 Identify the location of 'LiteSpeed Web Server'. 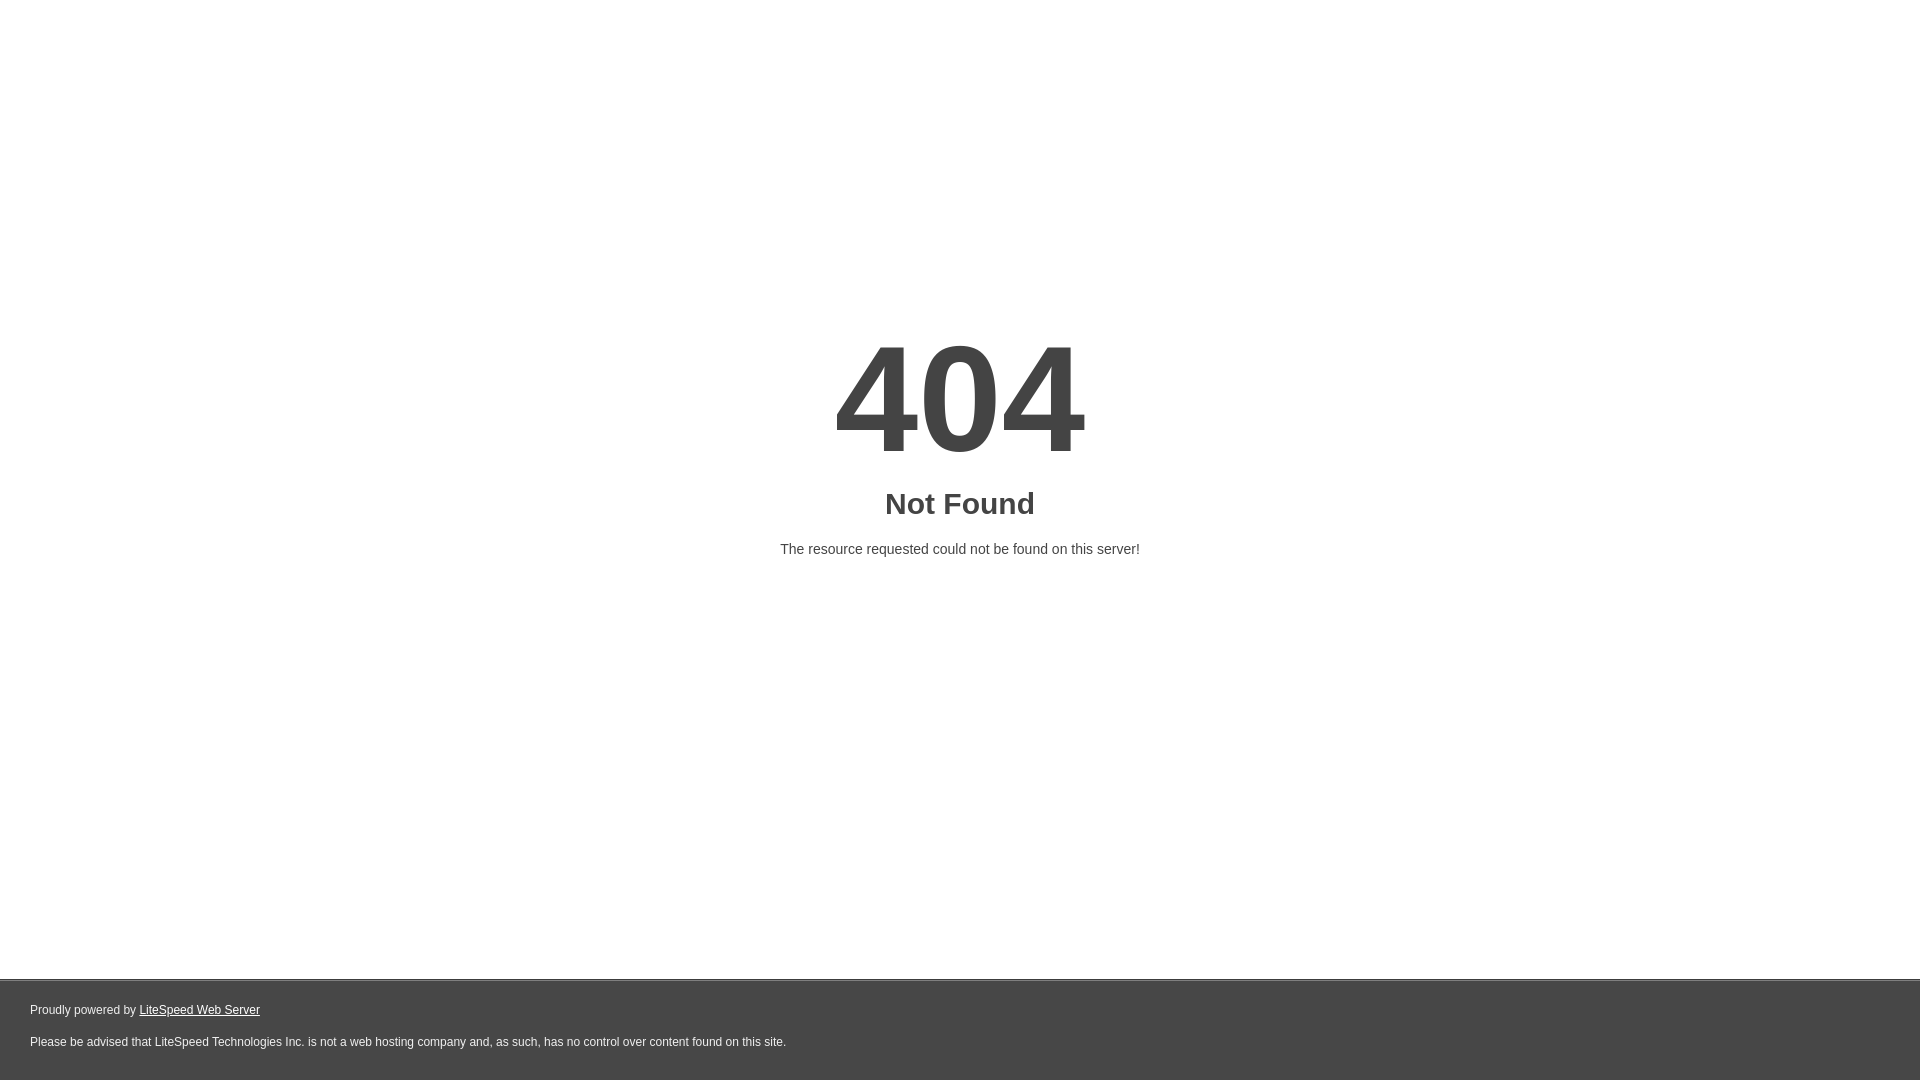
(199, 1010).